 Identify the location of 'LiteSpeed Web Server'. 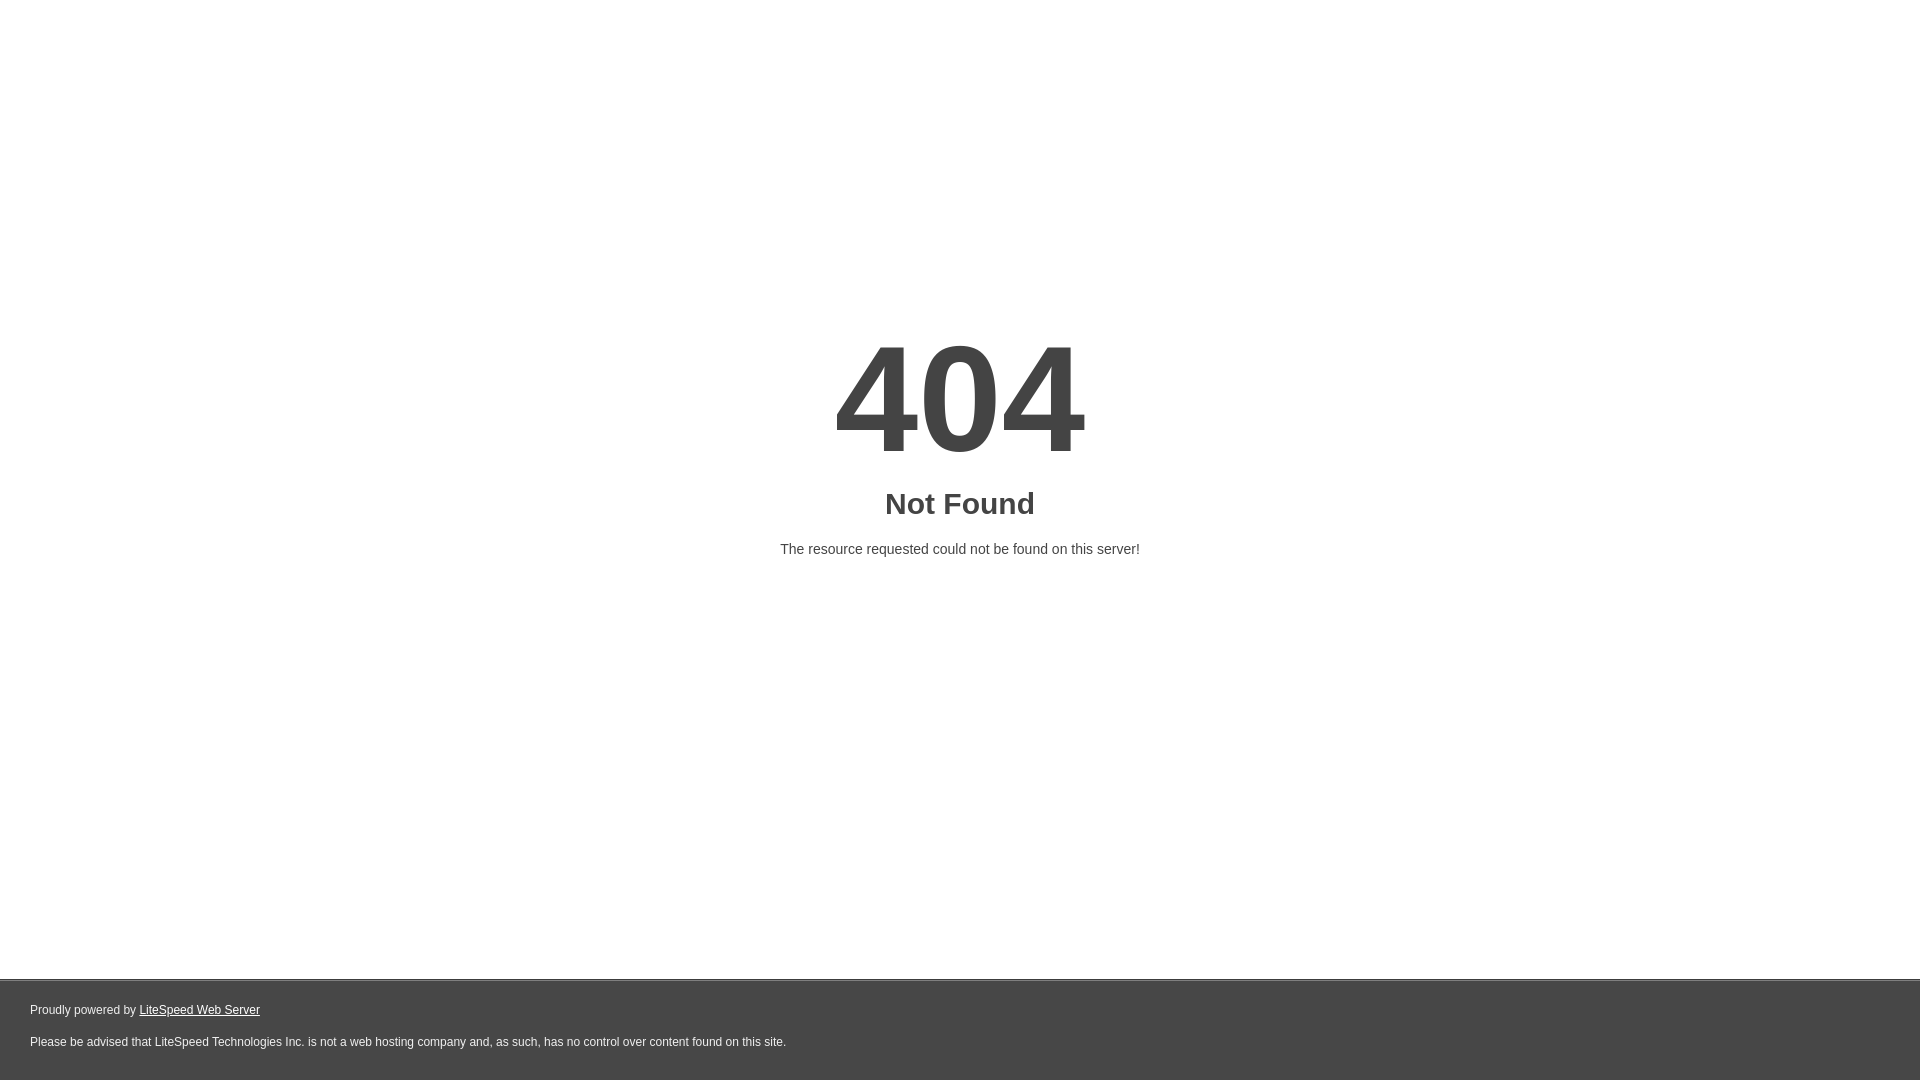
(199, 1010).